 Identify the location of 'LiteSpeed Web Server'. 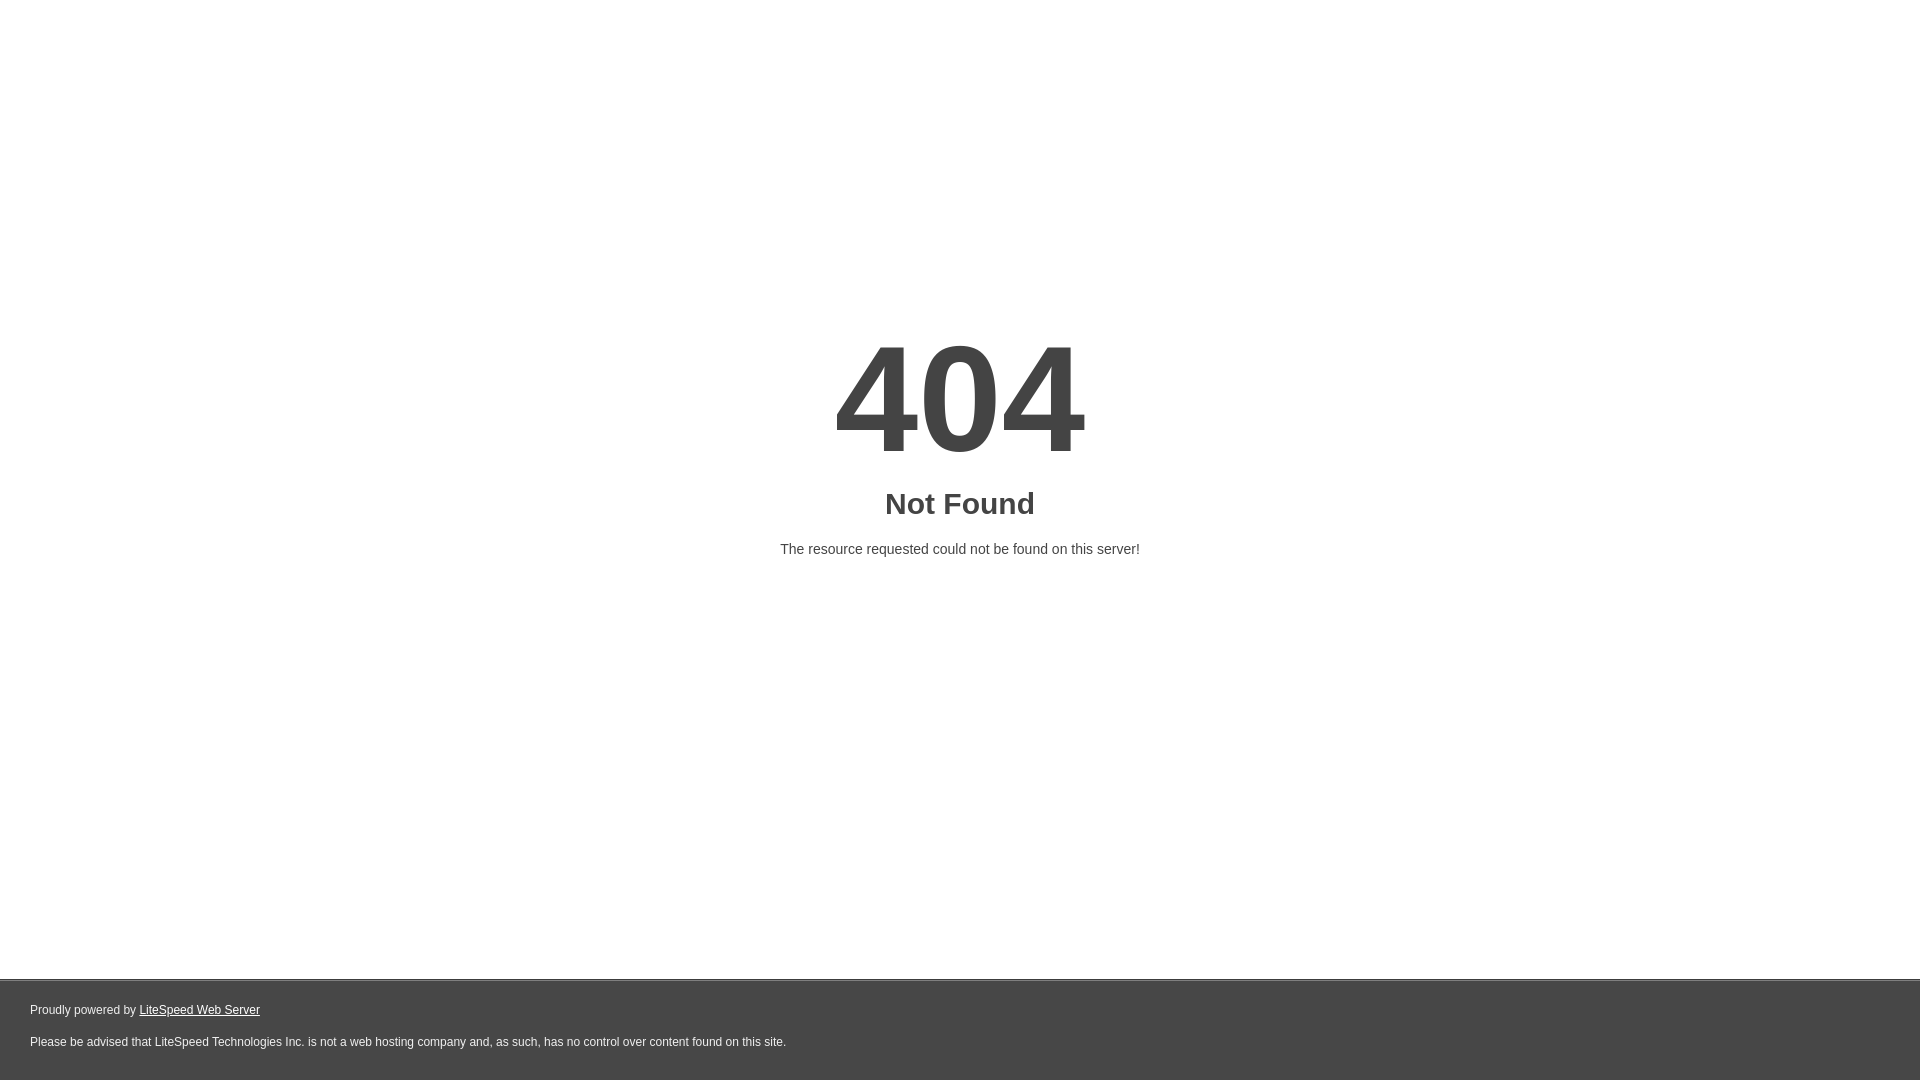
(199, 1010).